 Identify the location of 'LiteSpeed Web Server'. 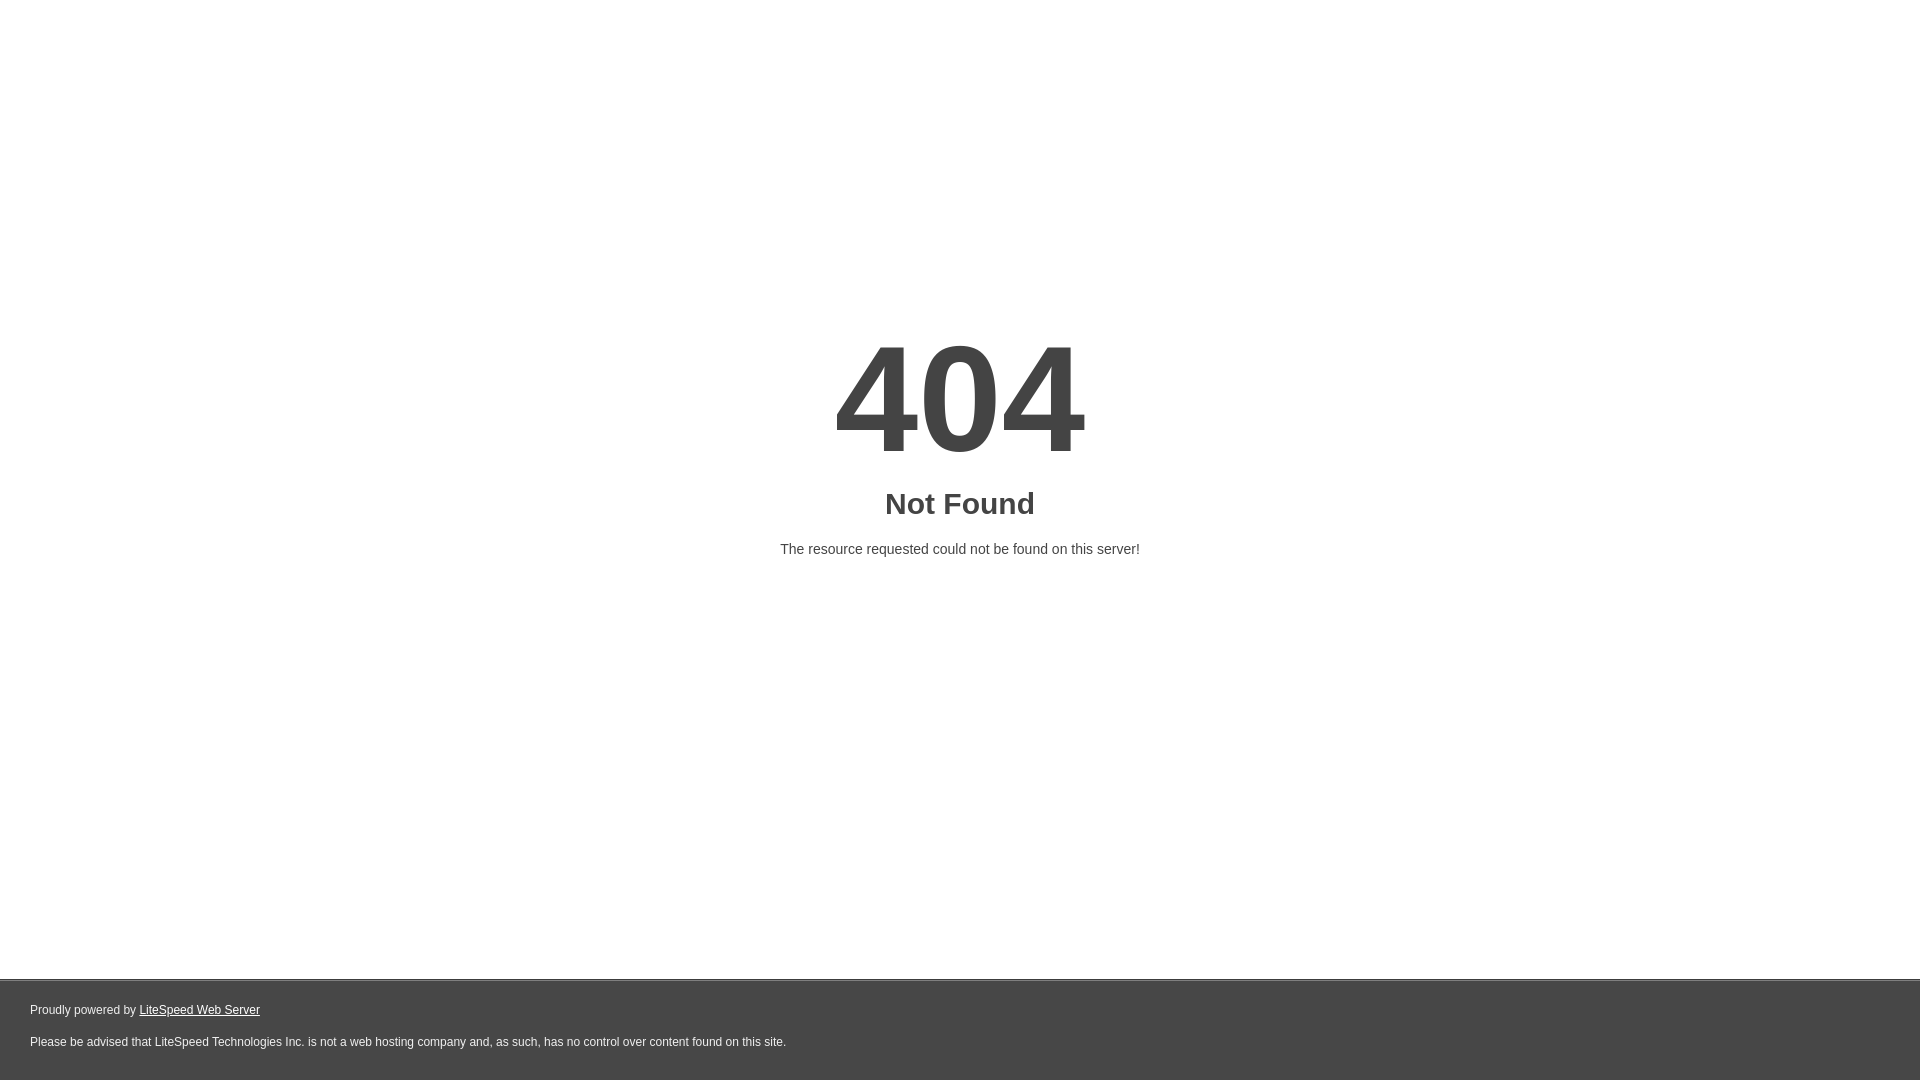
(199, 1010).